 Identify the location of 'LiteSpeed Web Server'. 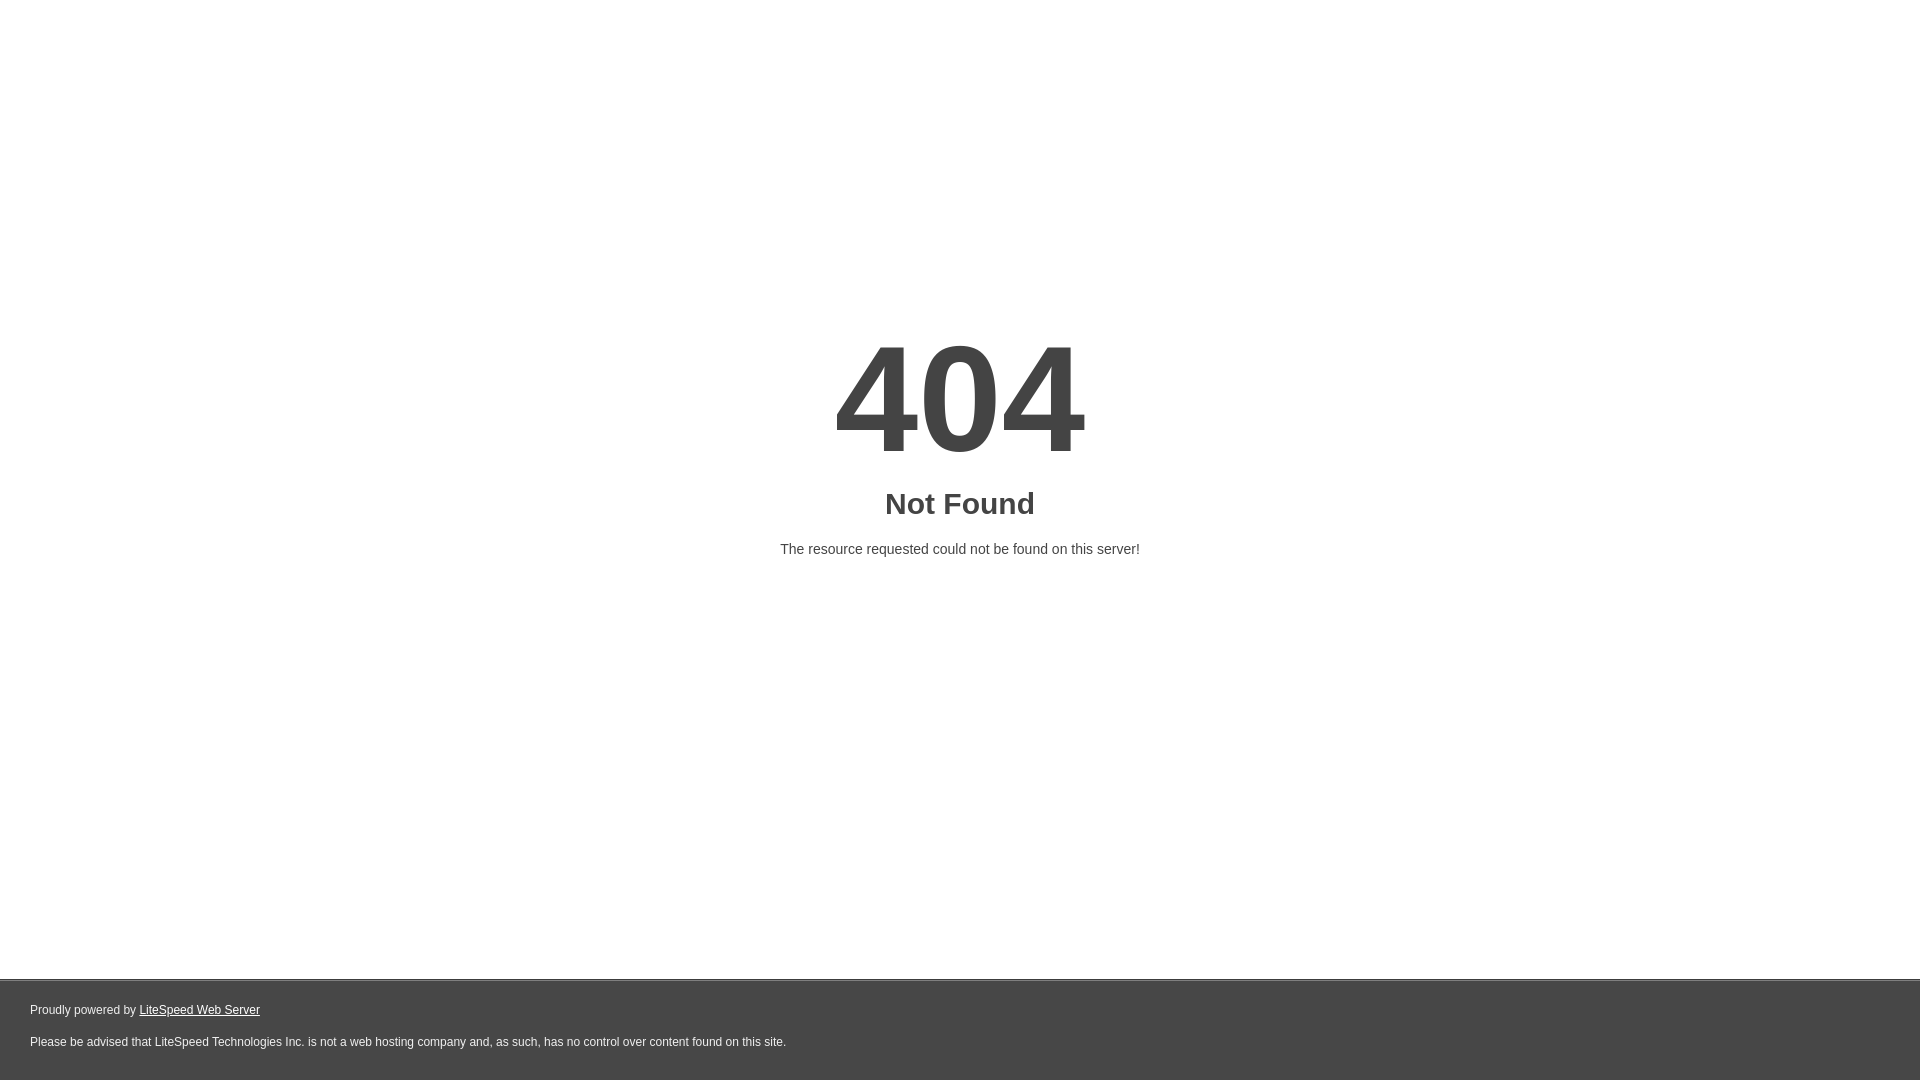
(199, 1010).